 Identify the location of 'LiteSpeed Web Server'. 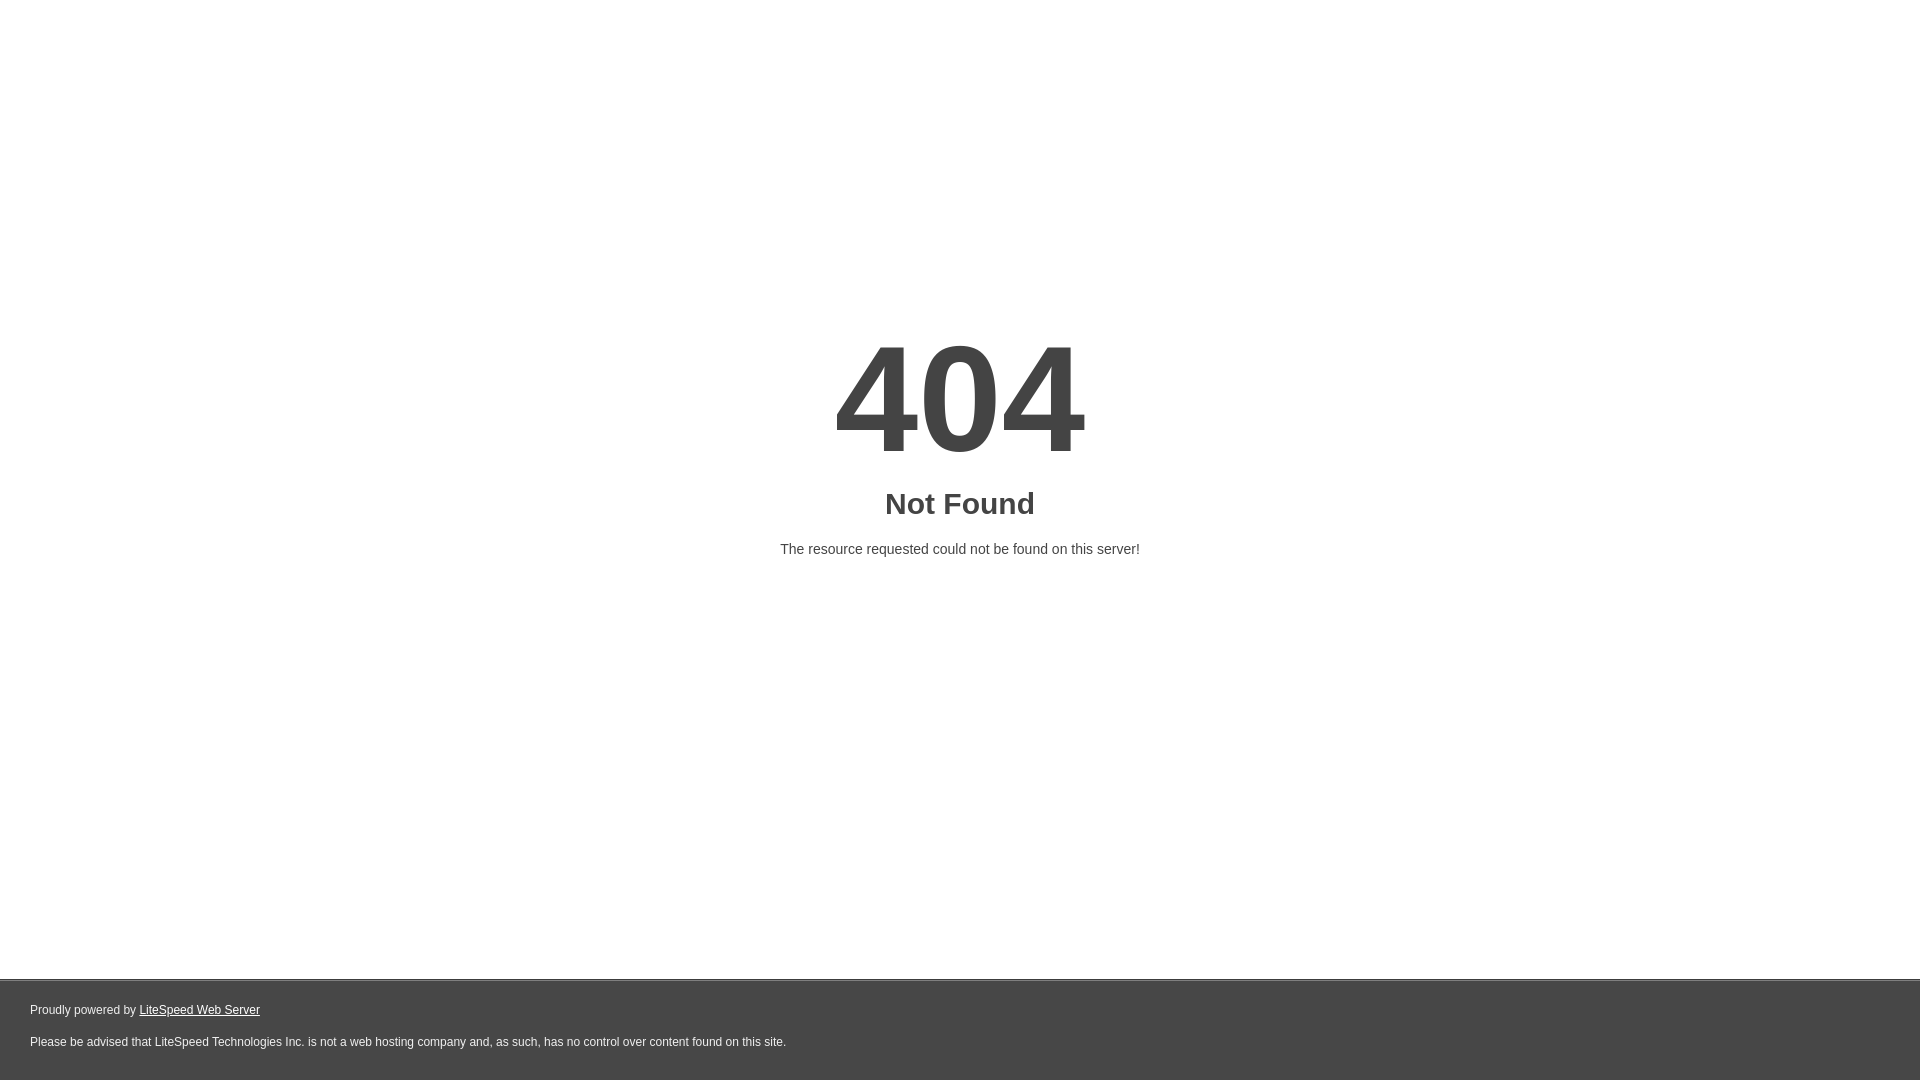
(199, 1010).